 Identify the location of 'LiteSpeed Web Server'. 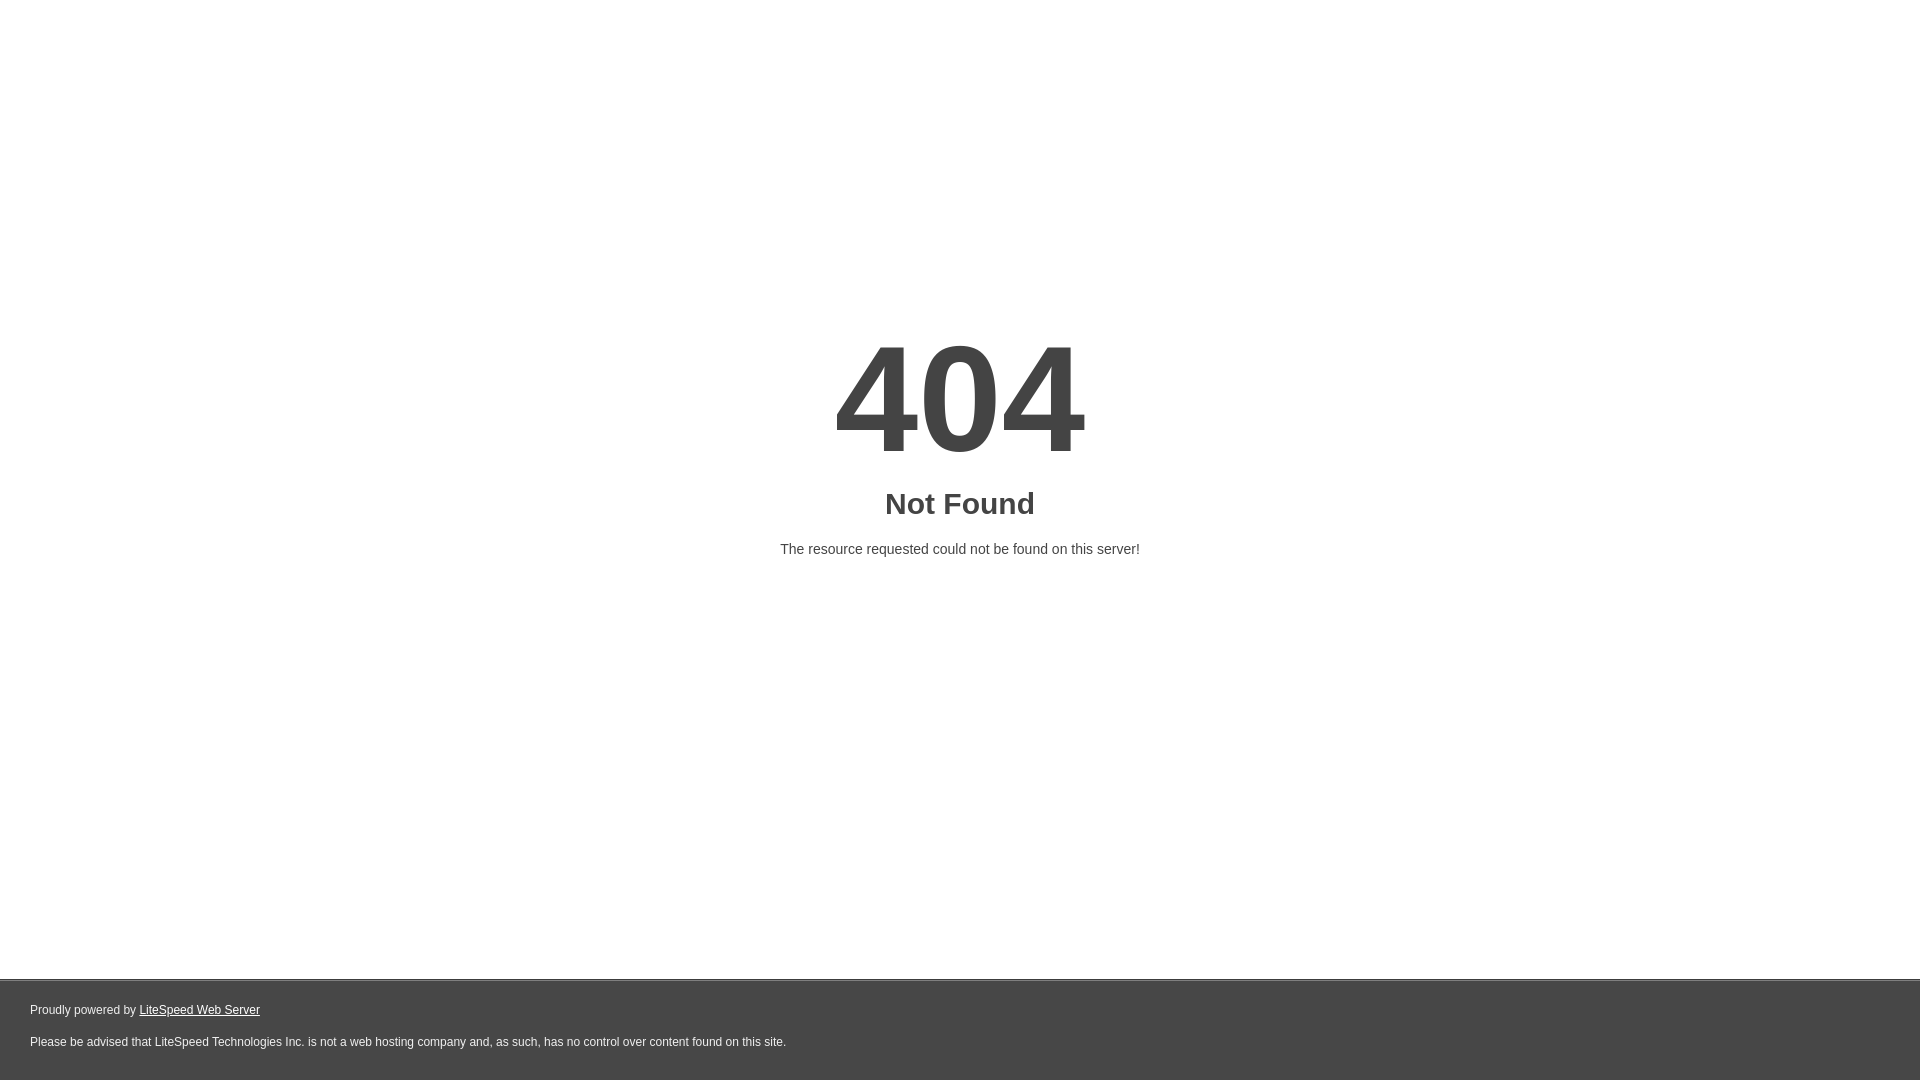
(199, 1010).